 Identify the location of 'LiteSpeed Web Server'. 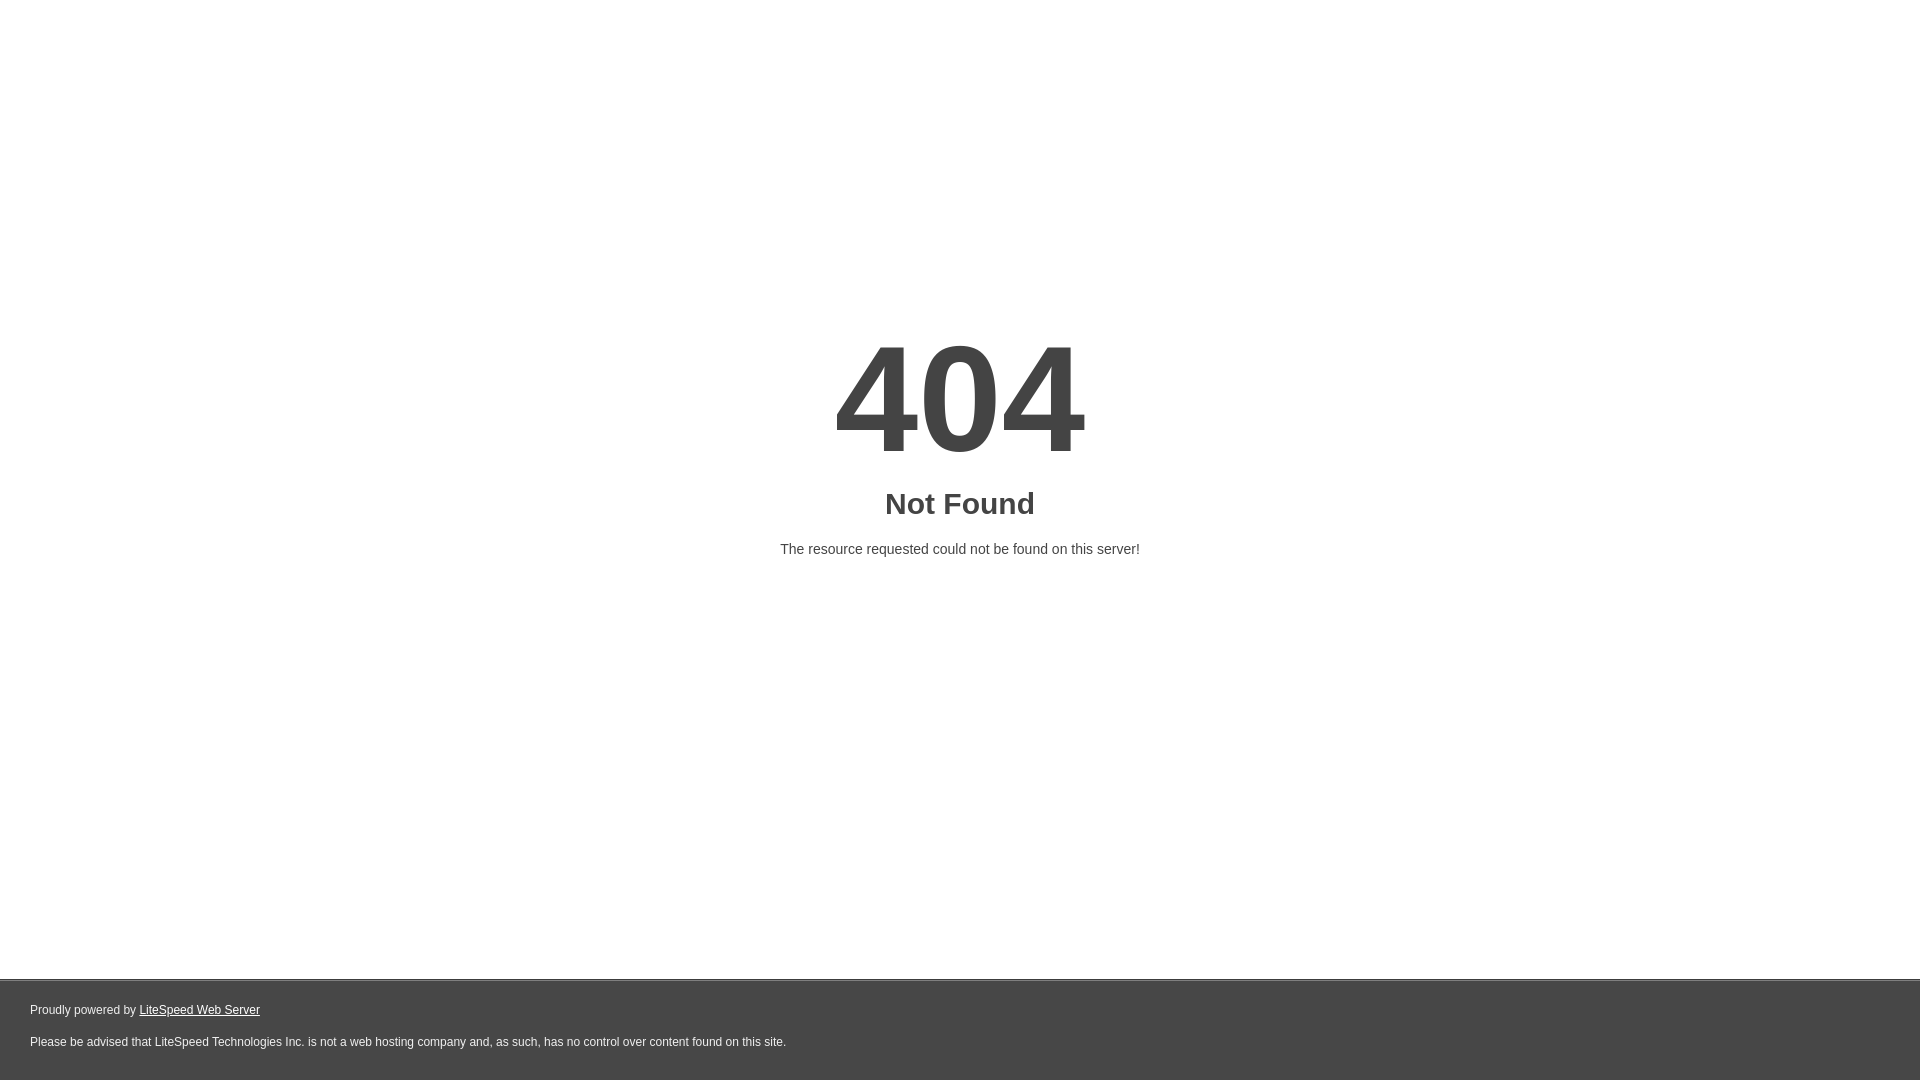
(199, 1010).